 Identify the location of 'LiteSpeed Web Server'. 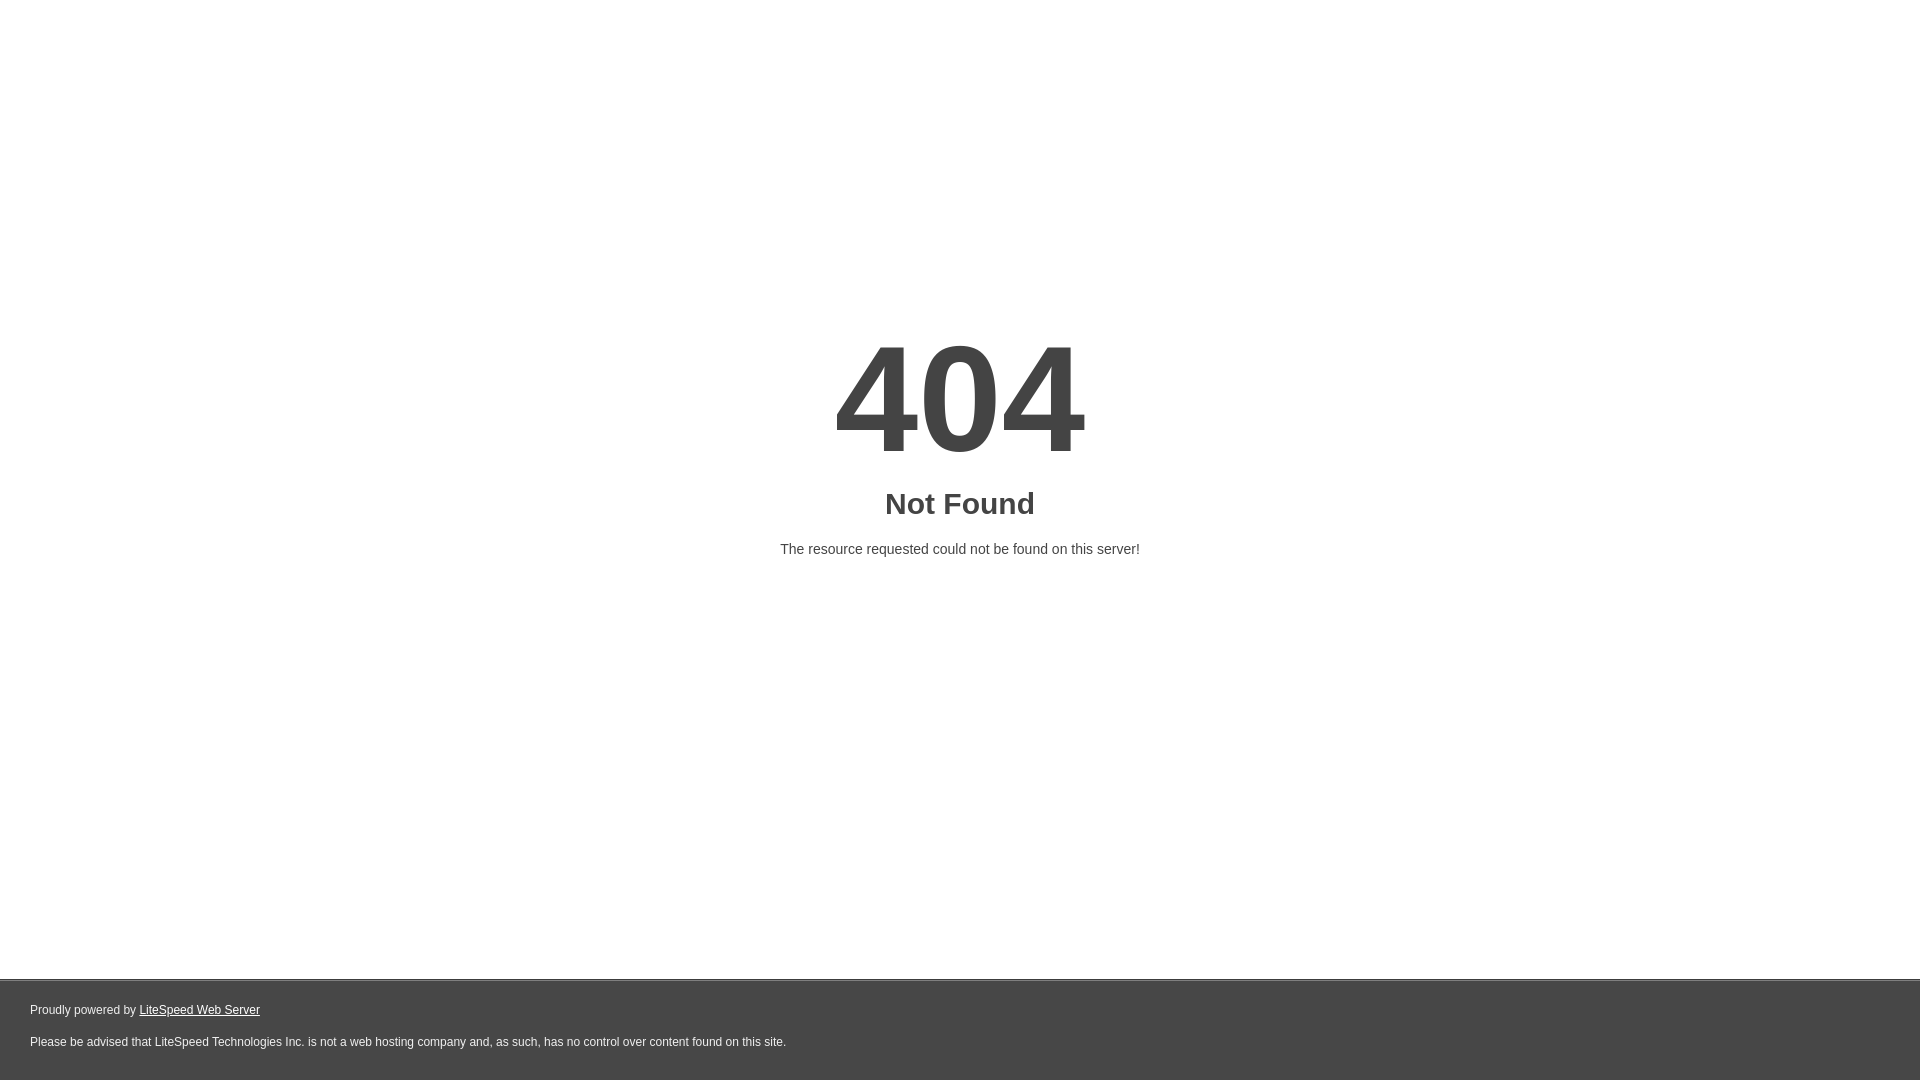
(199, 1010).